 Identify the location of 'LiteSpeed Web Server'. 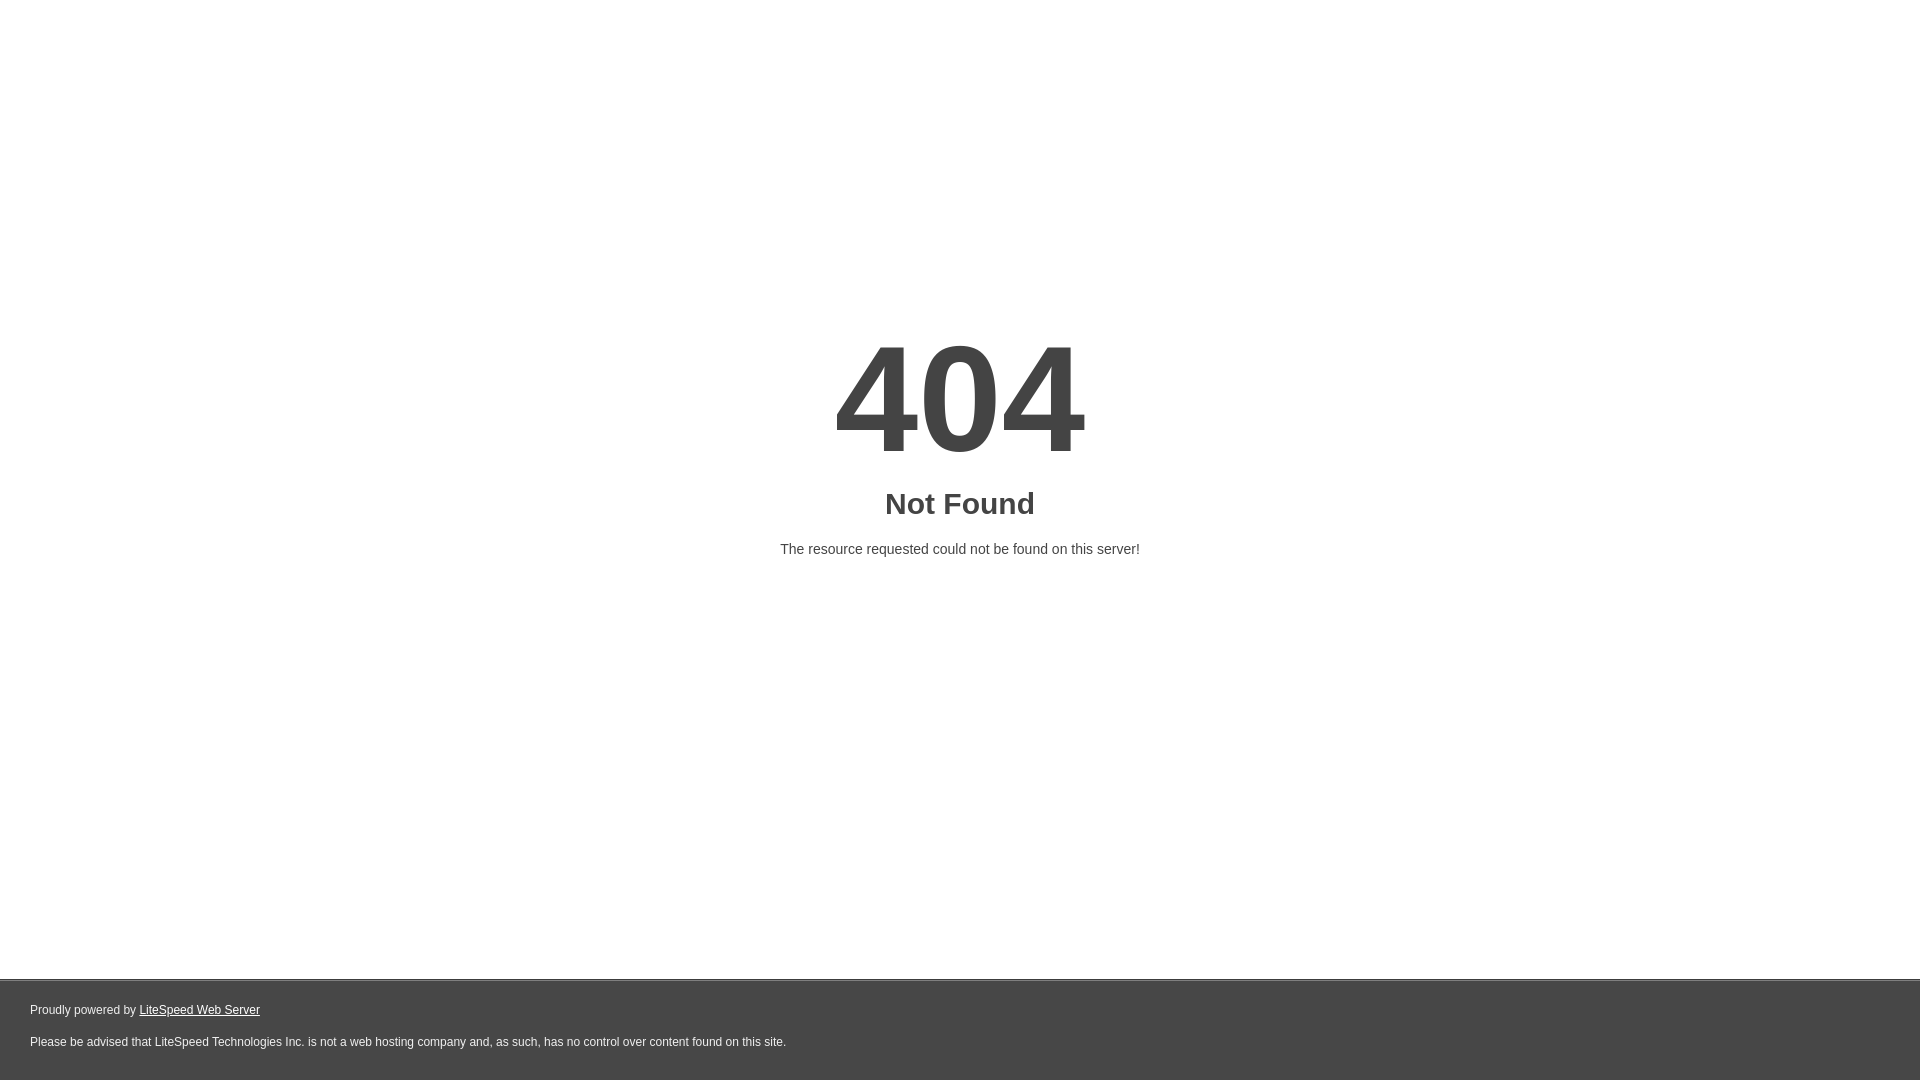
(199, 1010).